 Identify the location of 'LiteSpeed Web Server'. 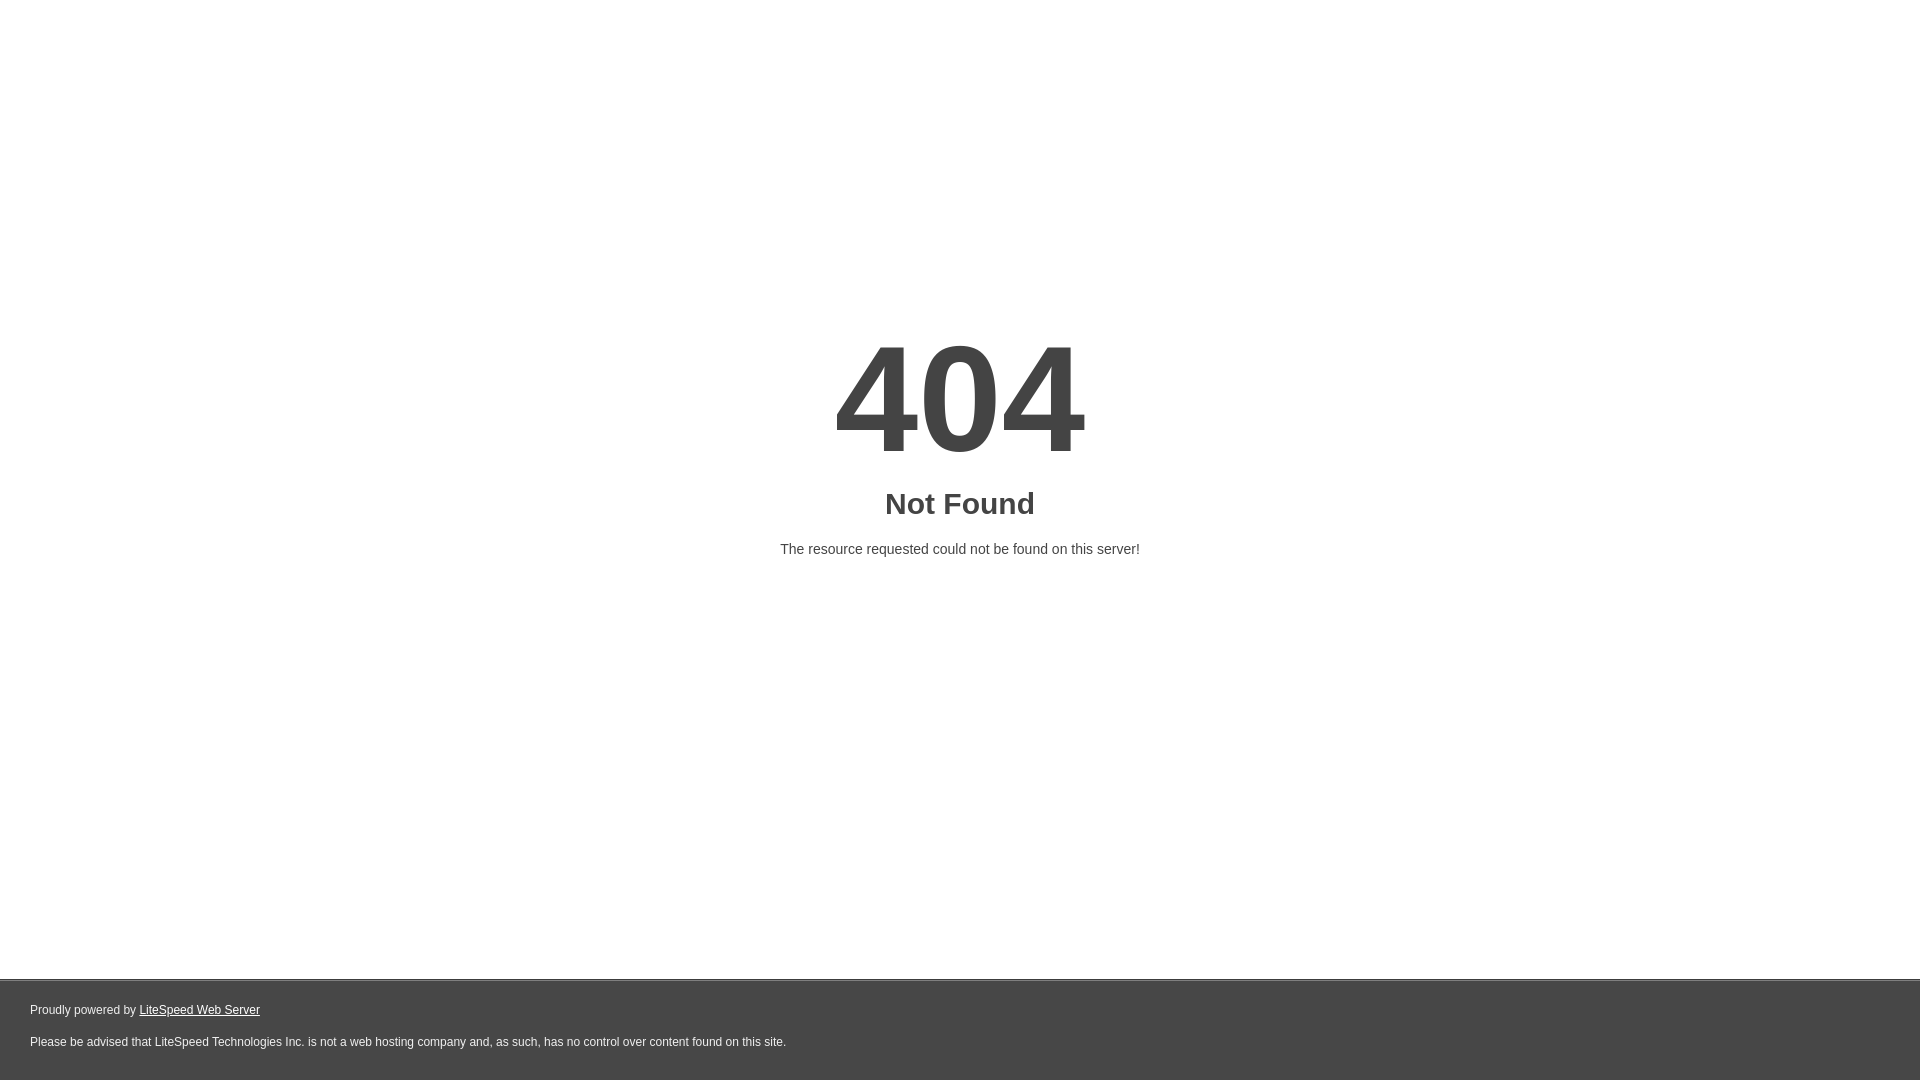
(199, 1010).